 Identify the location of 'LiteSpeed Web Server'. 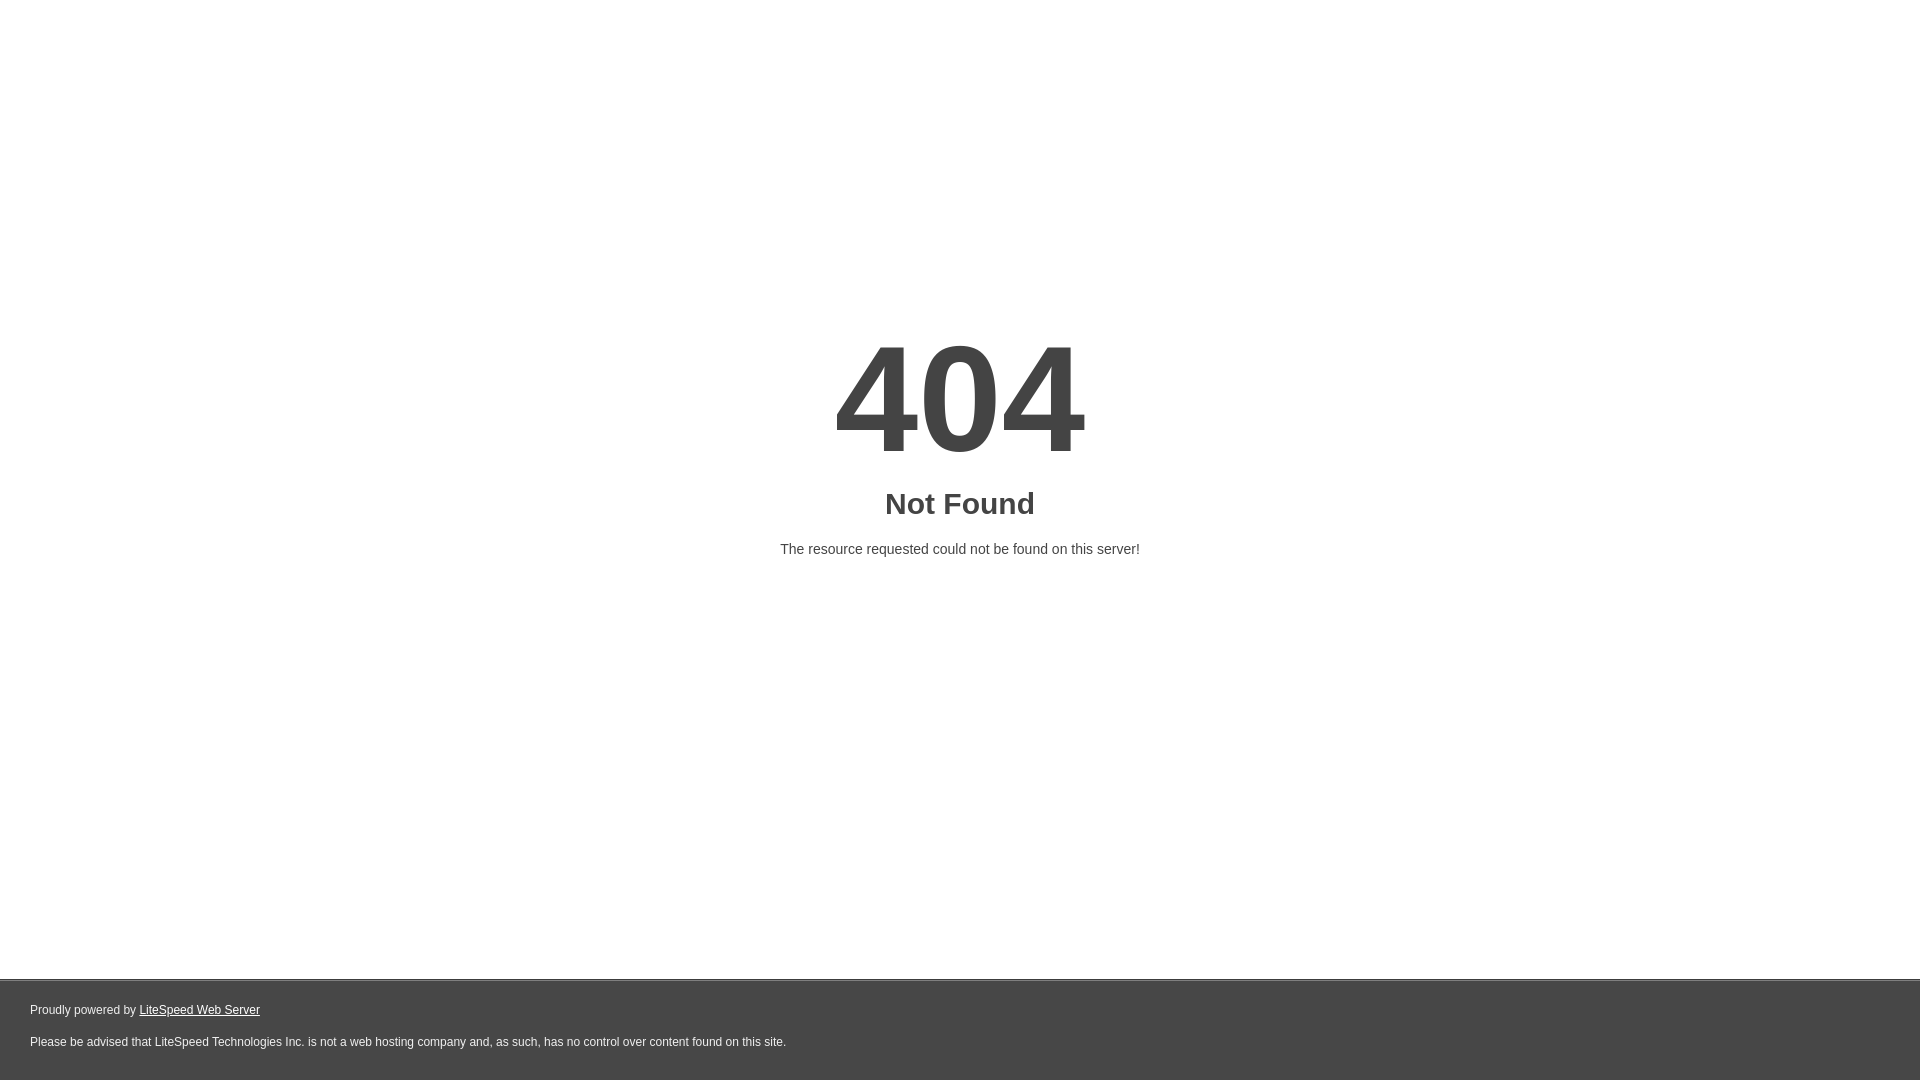
(199, 1010).